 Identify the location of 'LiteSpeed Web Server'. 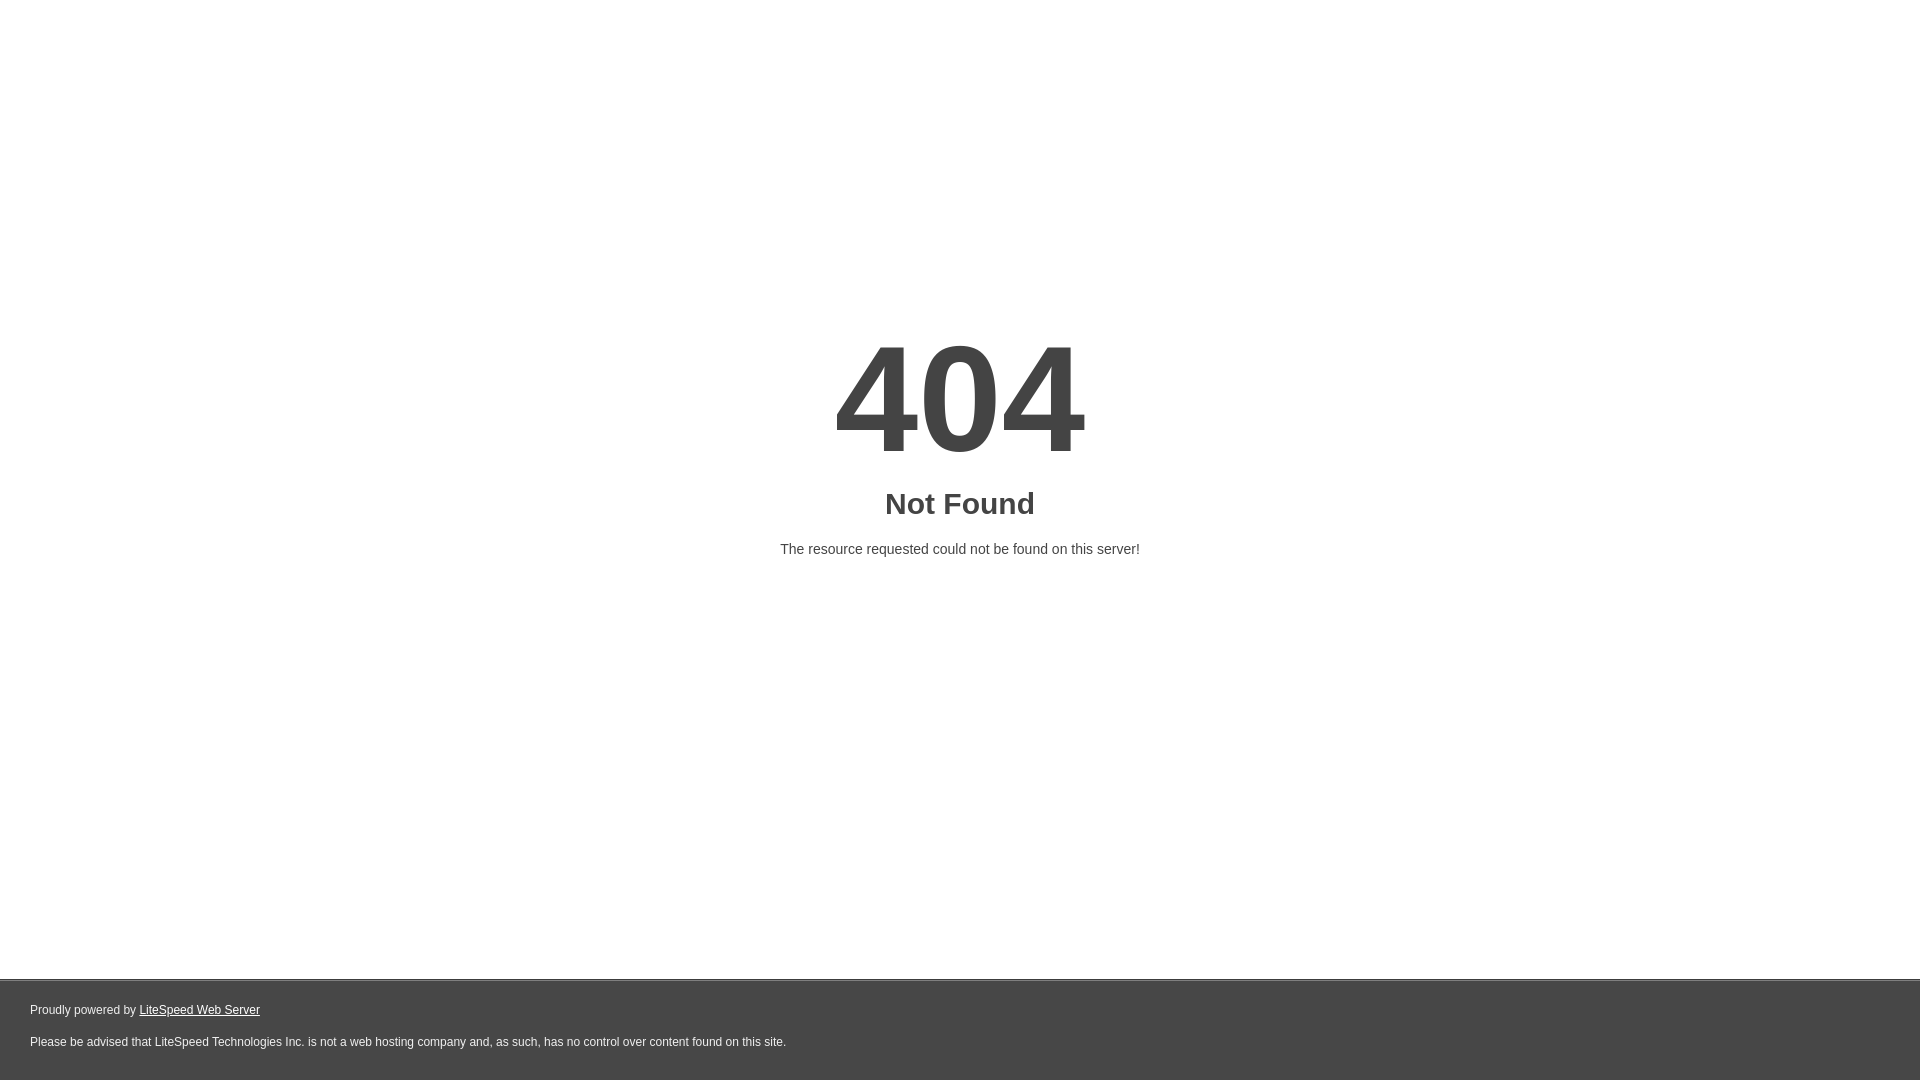
(199, 1010).